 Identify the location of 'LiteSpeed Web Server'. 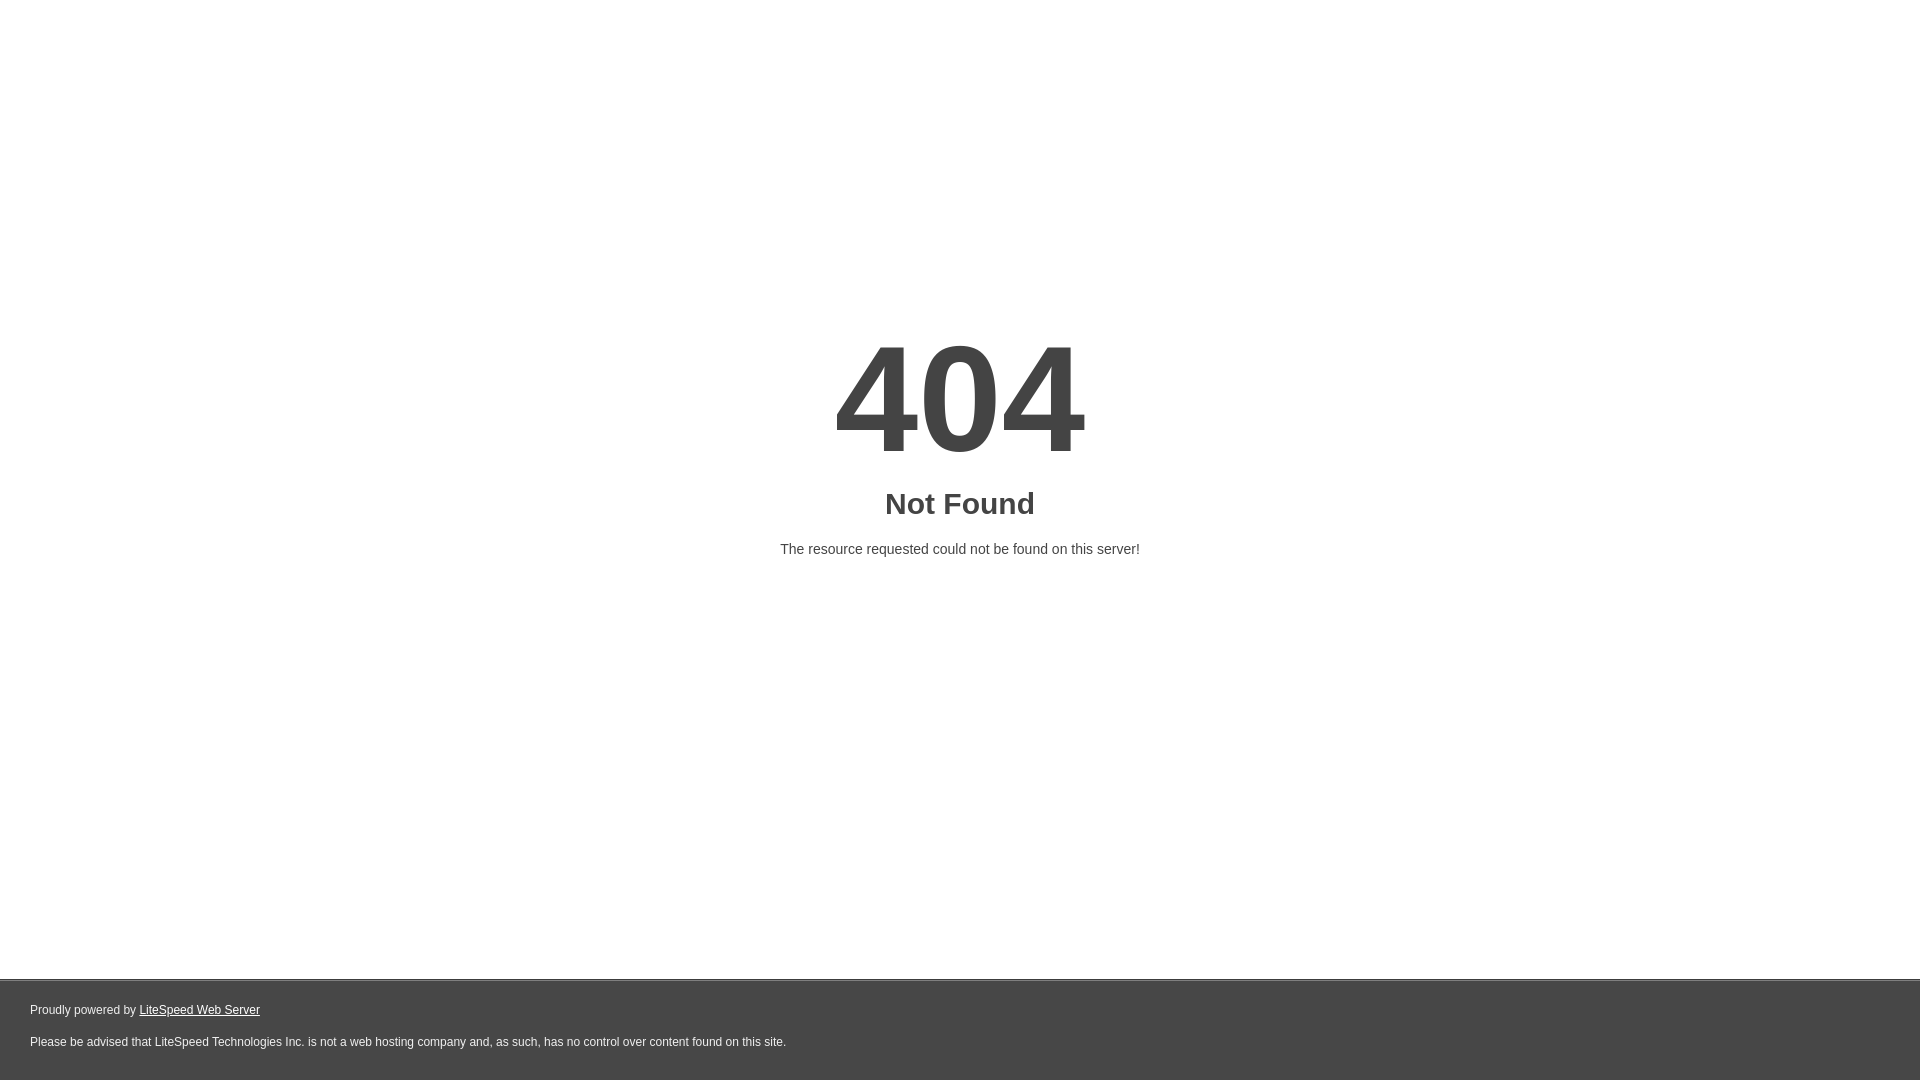
(199, 1010).